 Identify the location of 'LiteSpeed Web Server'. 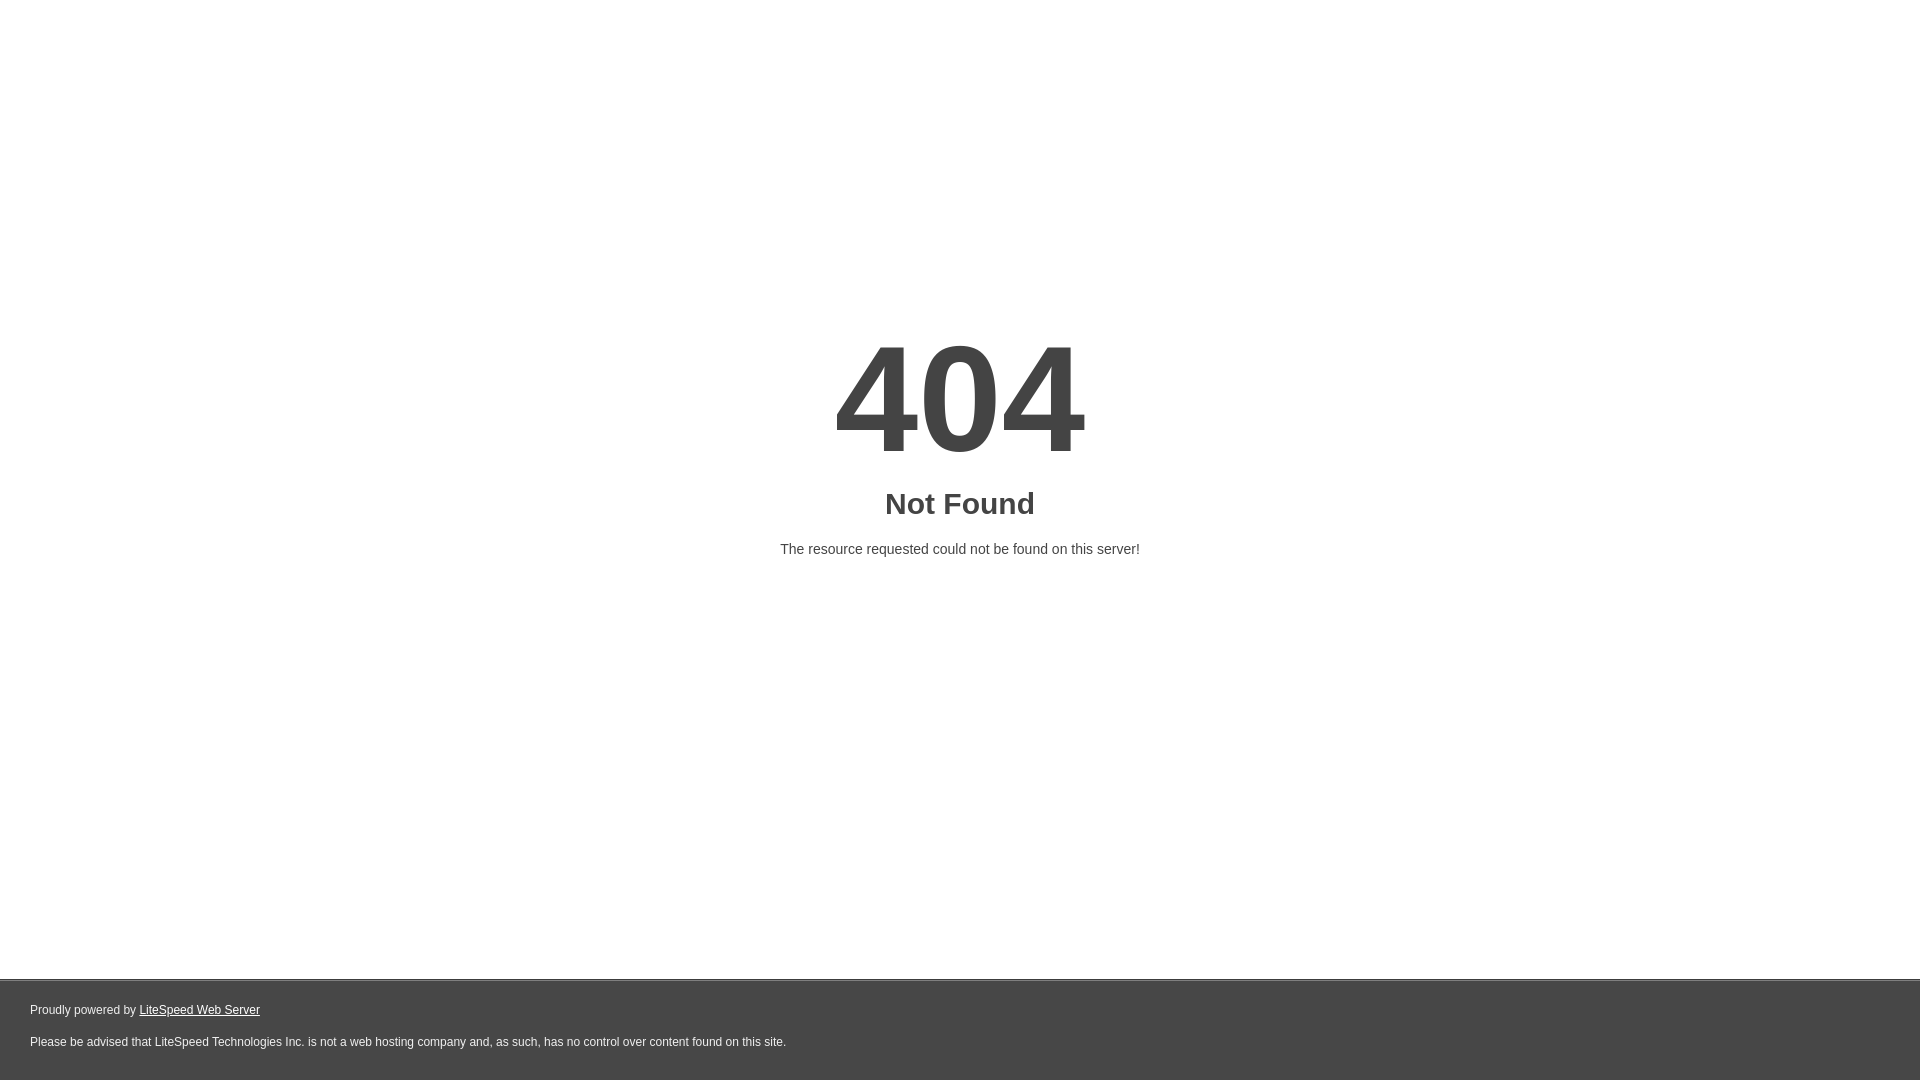
(199, 1010).